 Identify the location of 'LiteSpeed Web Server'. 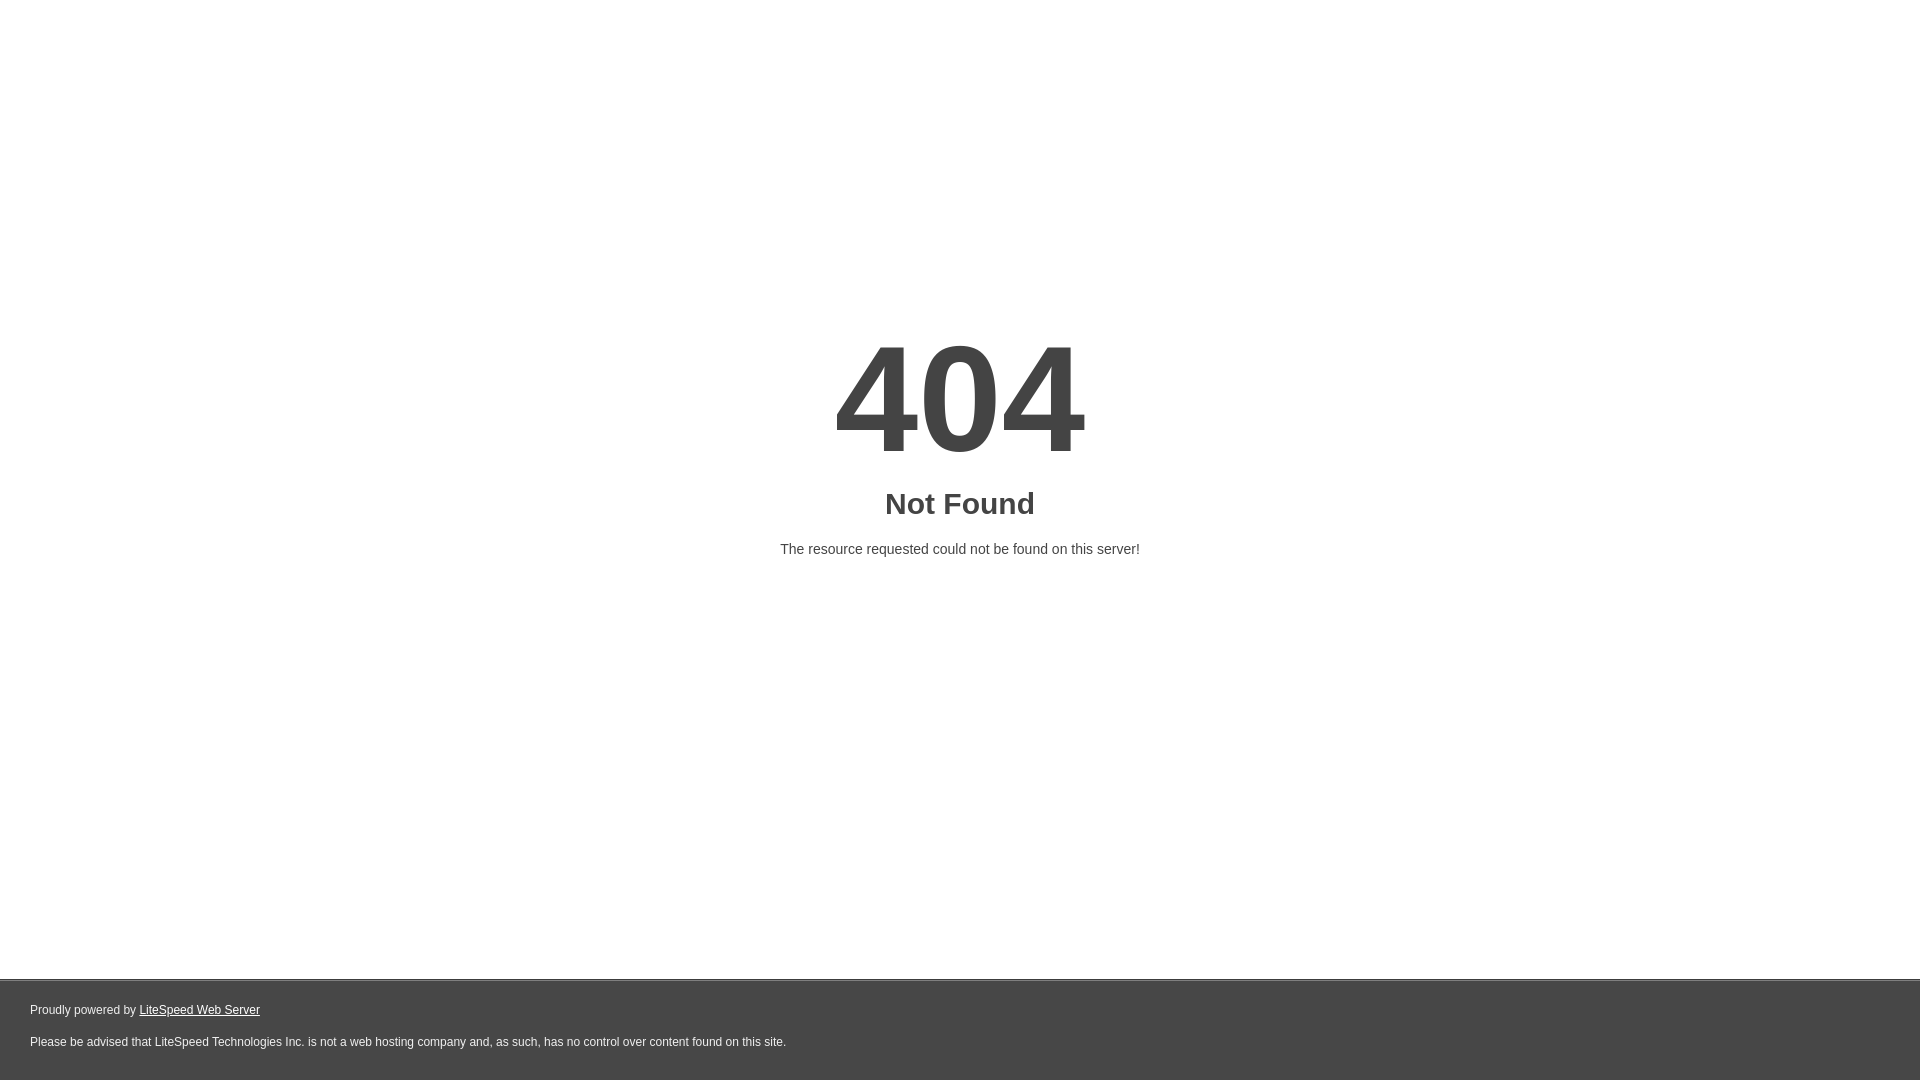
(199, 1010).